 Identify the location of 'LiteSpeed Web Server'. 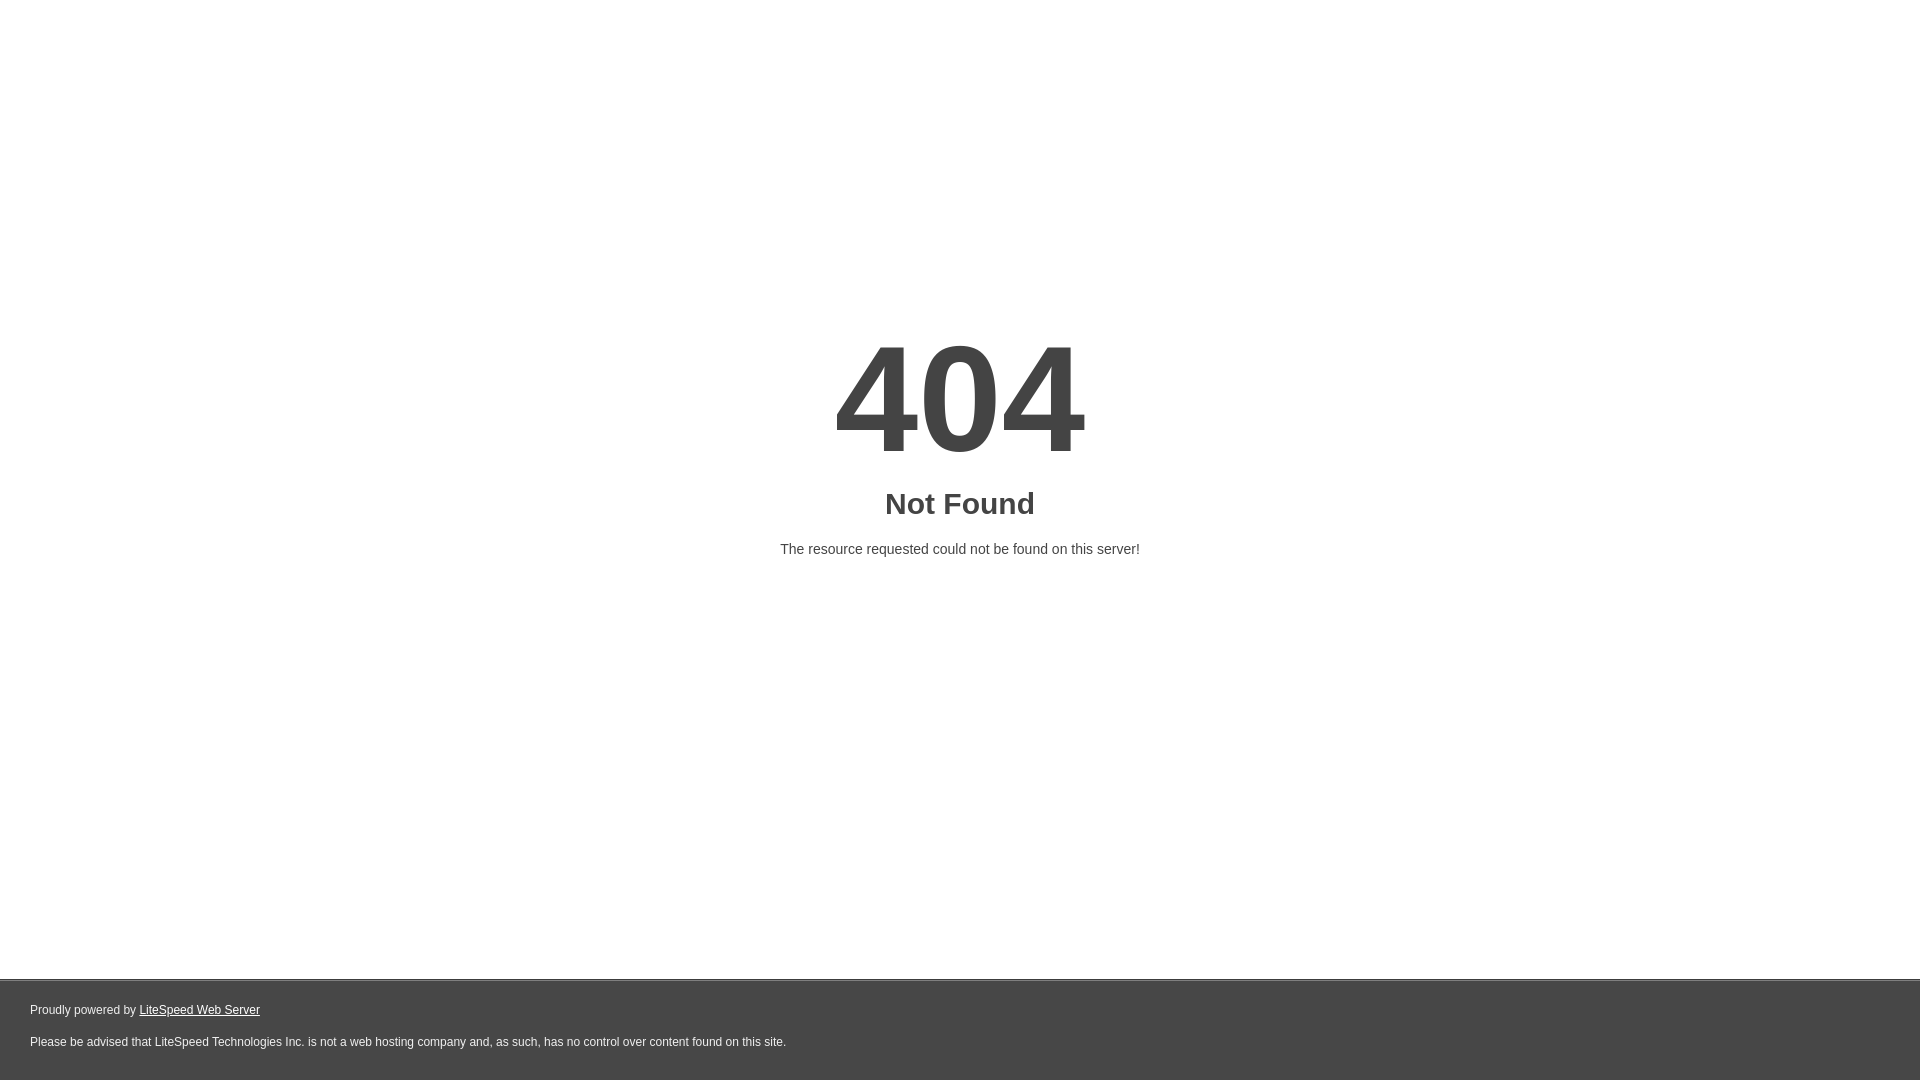
(199, 1010).